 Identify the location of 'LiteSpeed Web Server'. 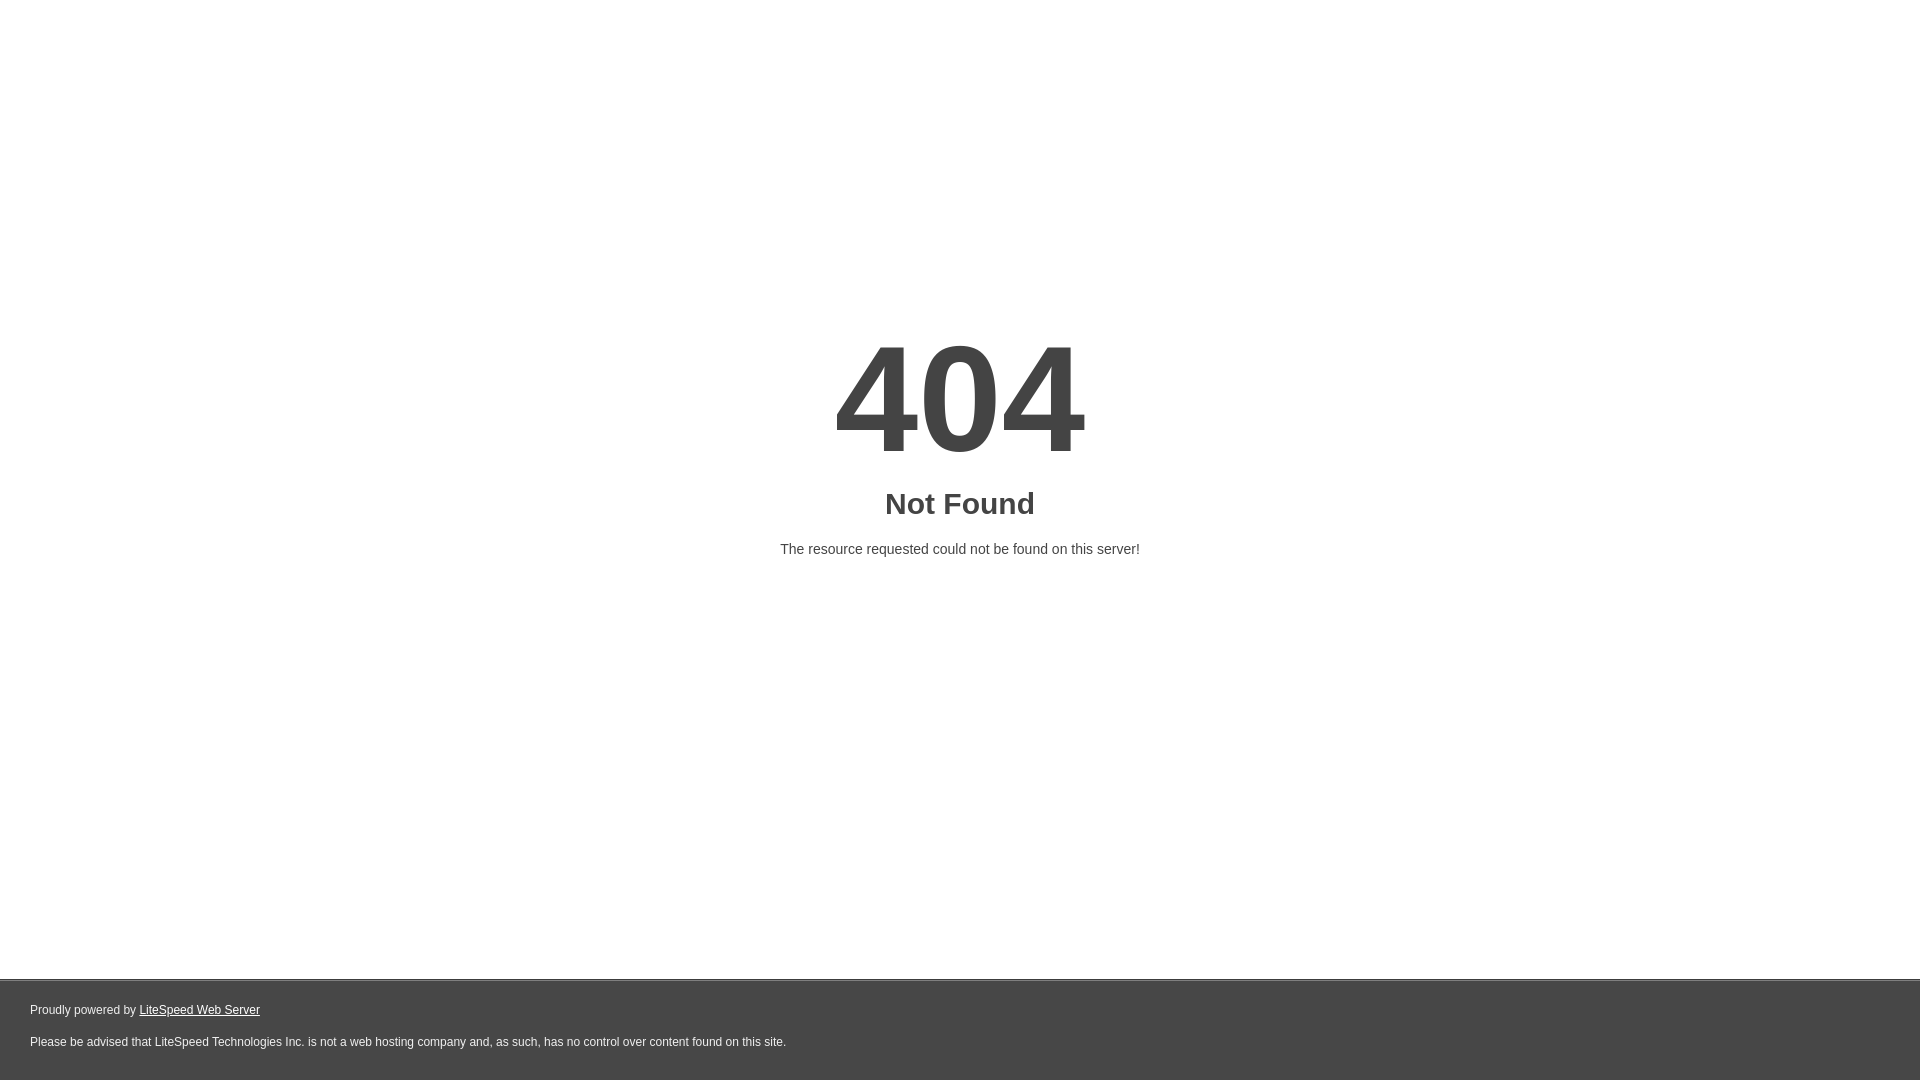
(199, 1010).